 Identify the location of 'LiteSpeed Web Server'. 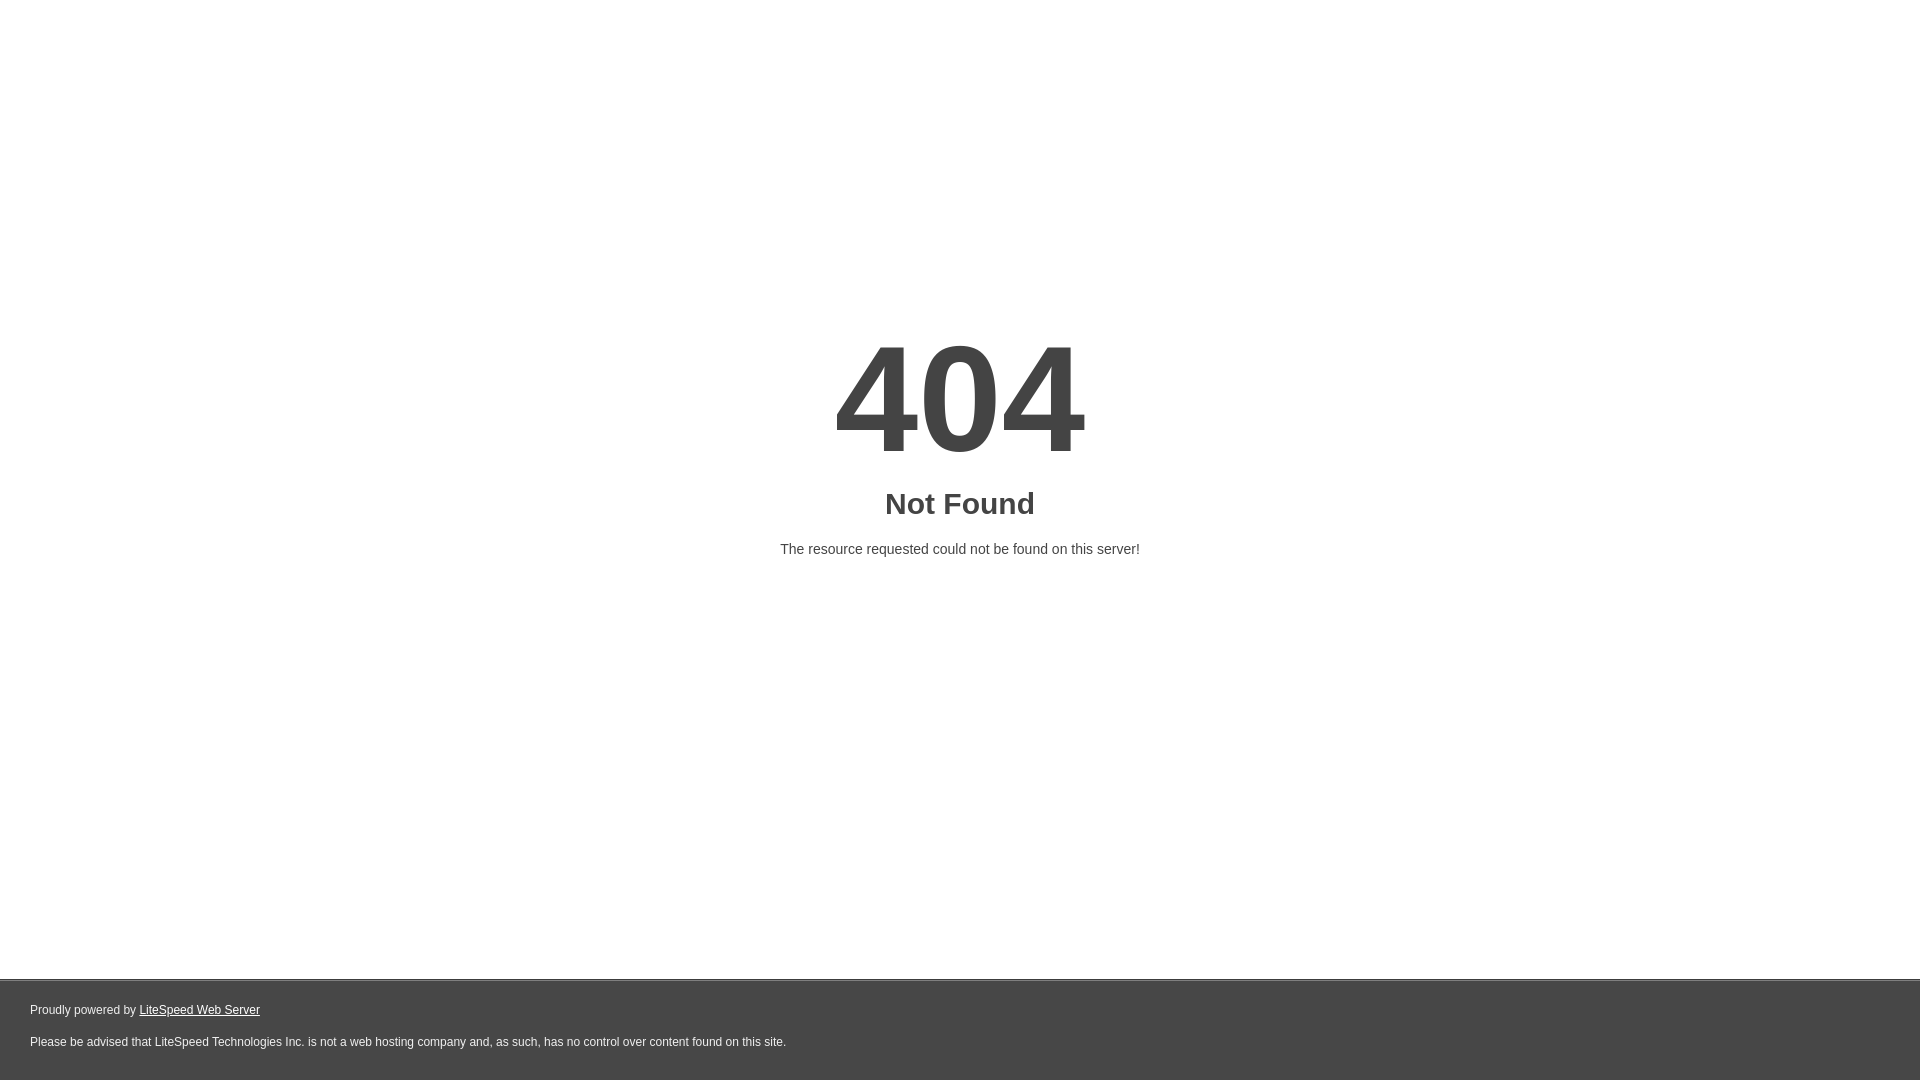
(199, 1010).